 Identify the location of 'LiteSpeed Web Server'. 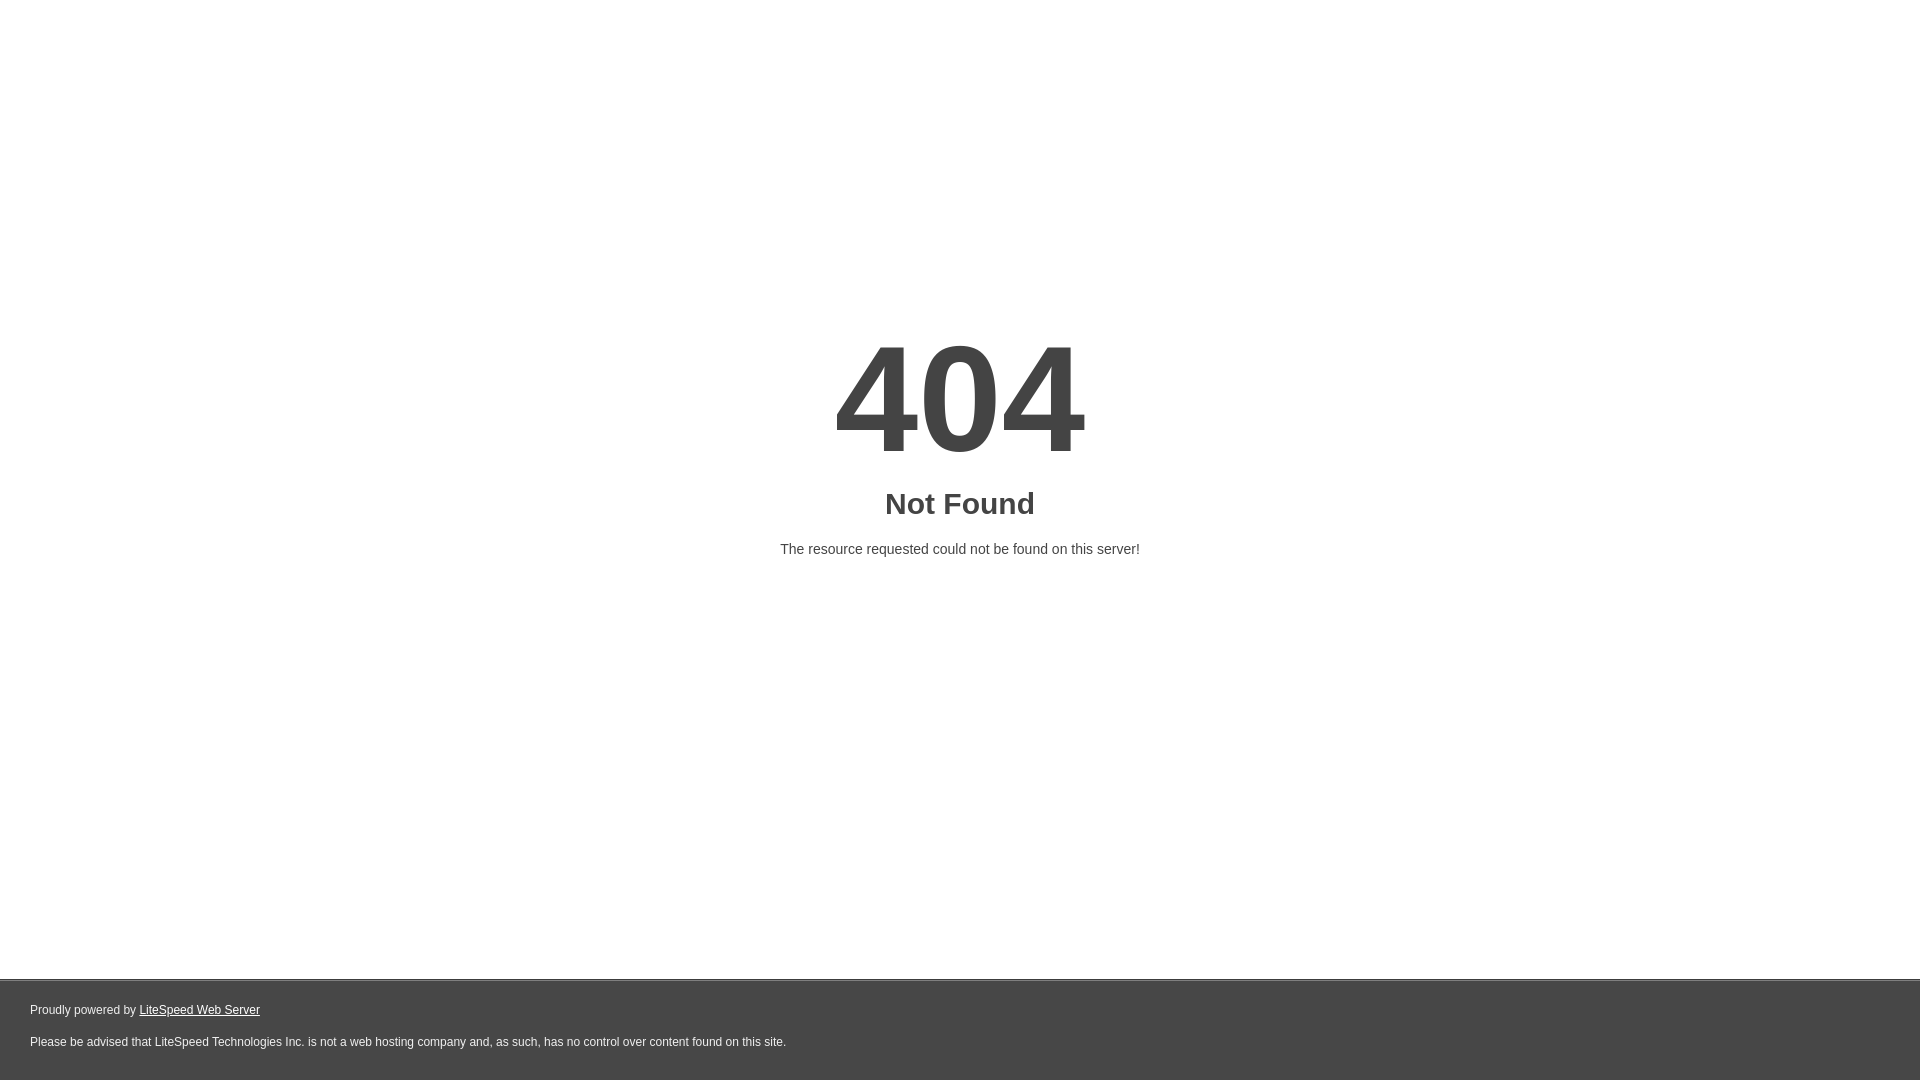
(199, 1010).